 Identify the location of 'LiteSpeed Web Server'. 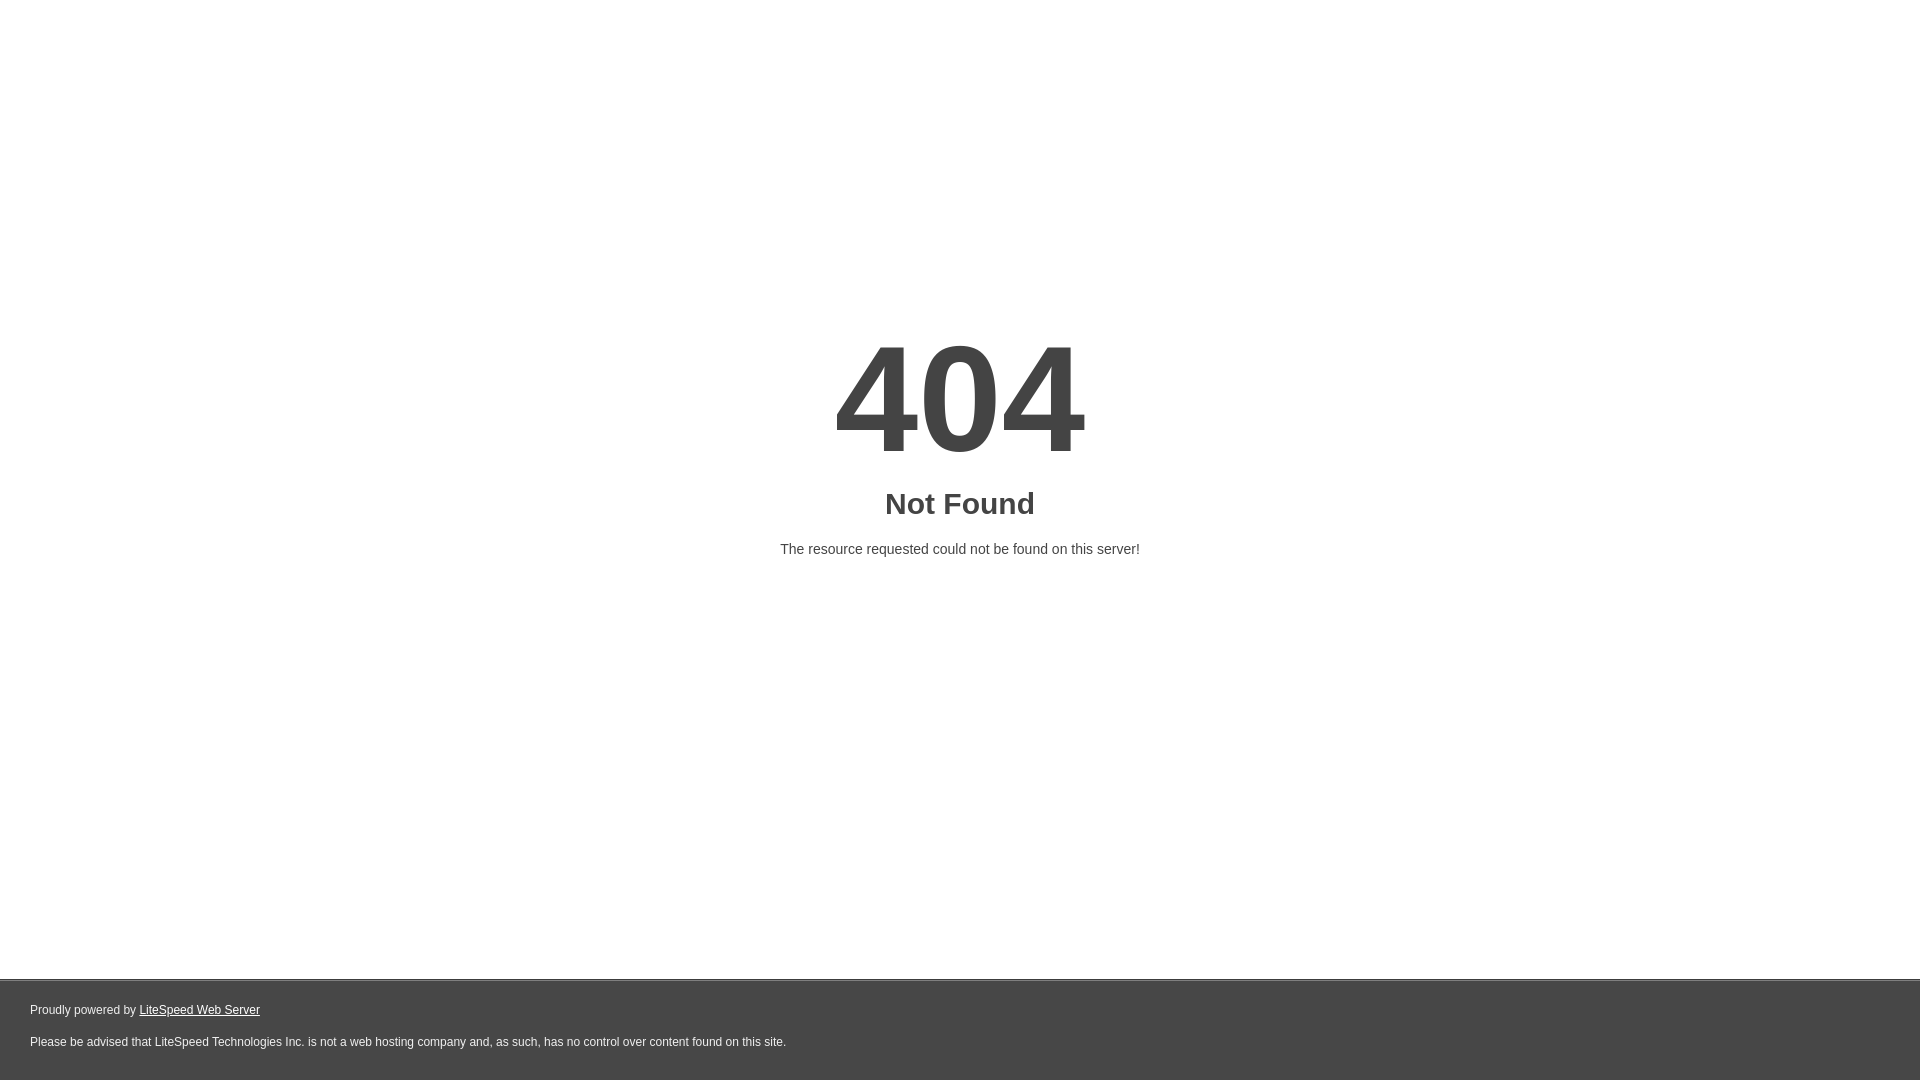
(199, 1010).